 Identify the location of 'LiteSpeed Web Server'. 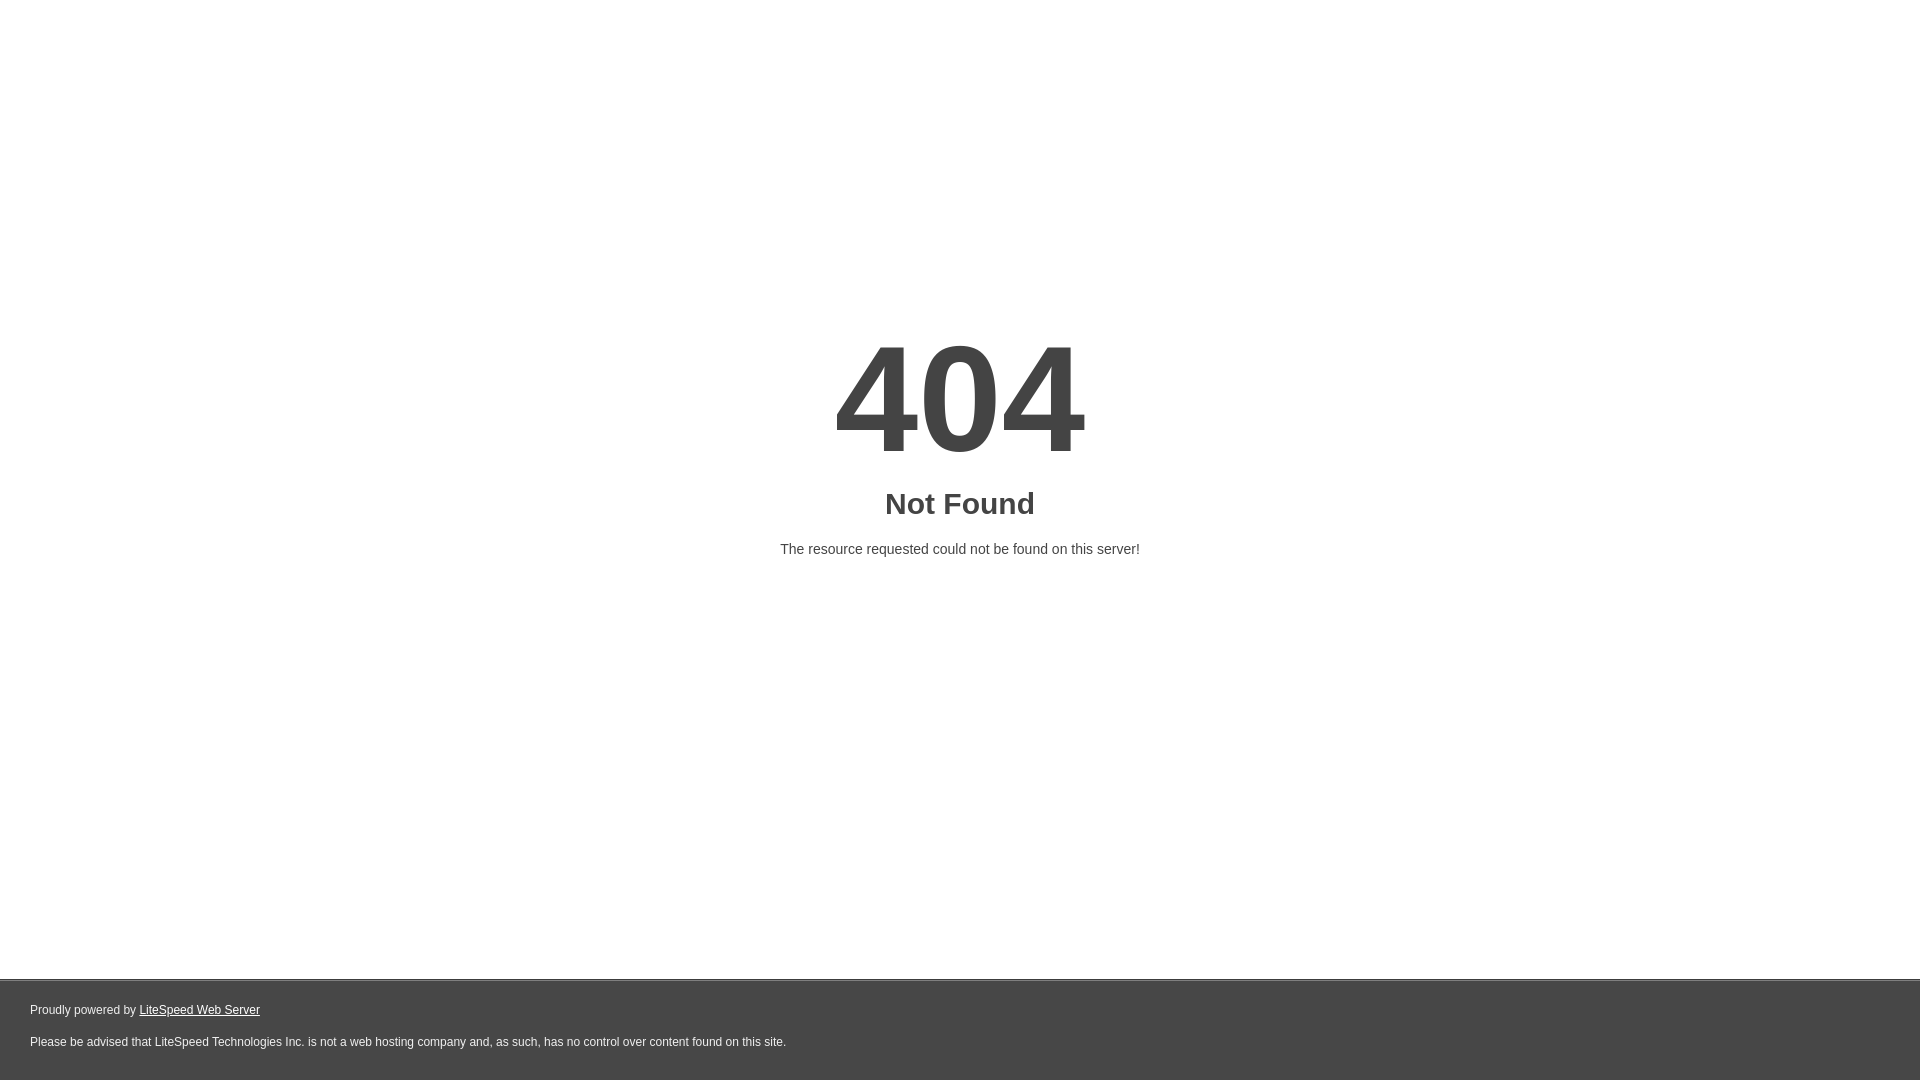
(199, 1010).